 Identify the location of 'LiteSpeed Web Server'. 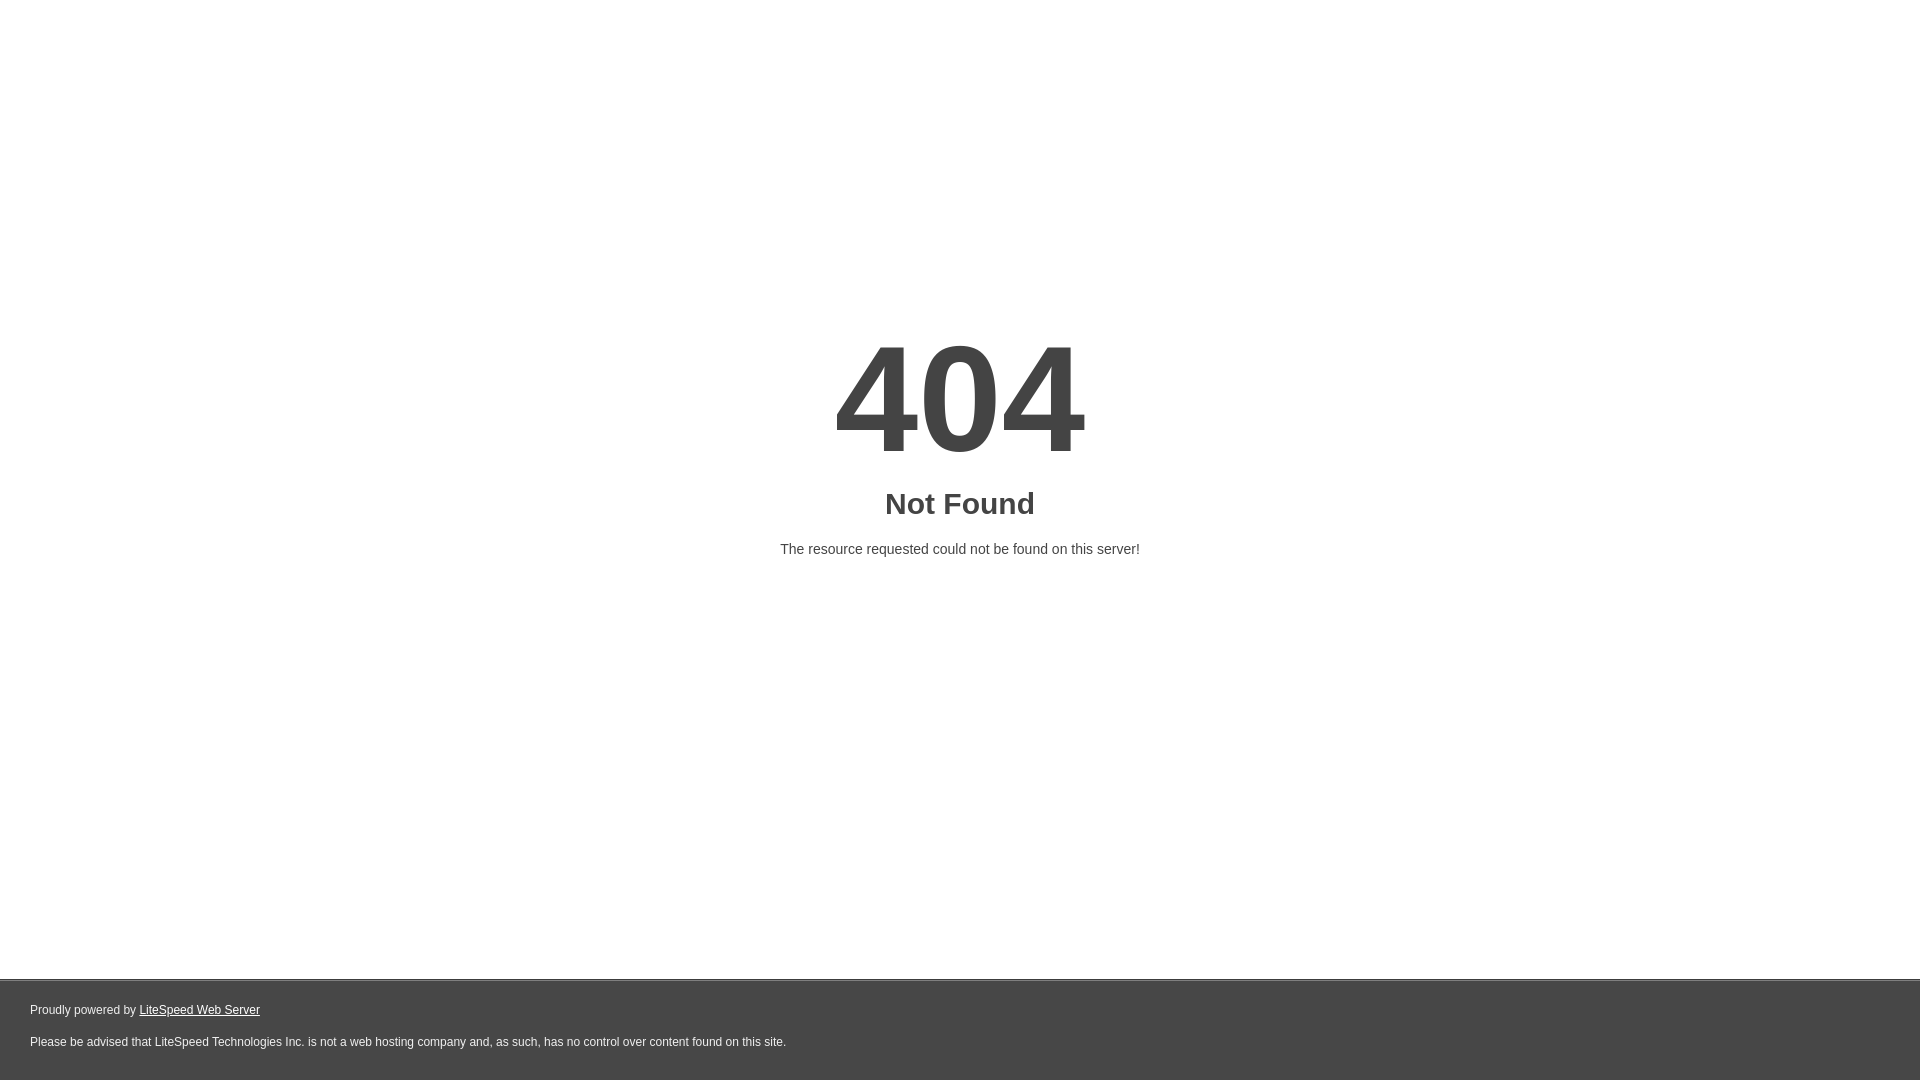
(199, 1010).